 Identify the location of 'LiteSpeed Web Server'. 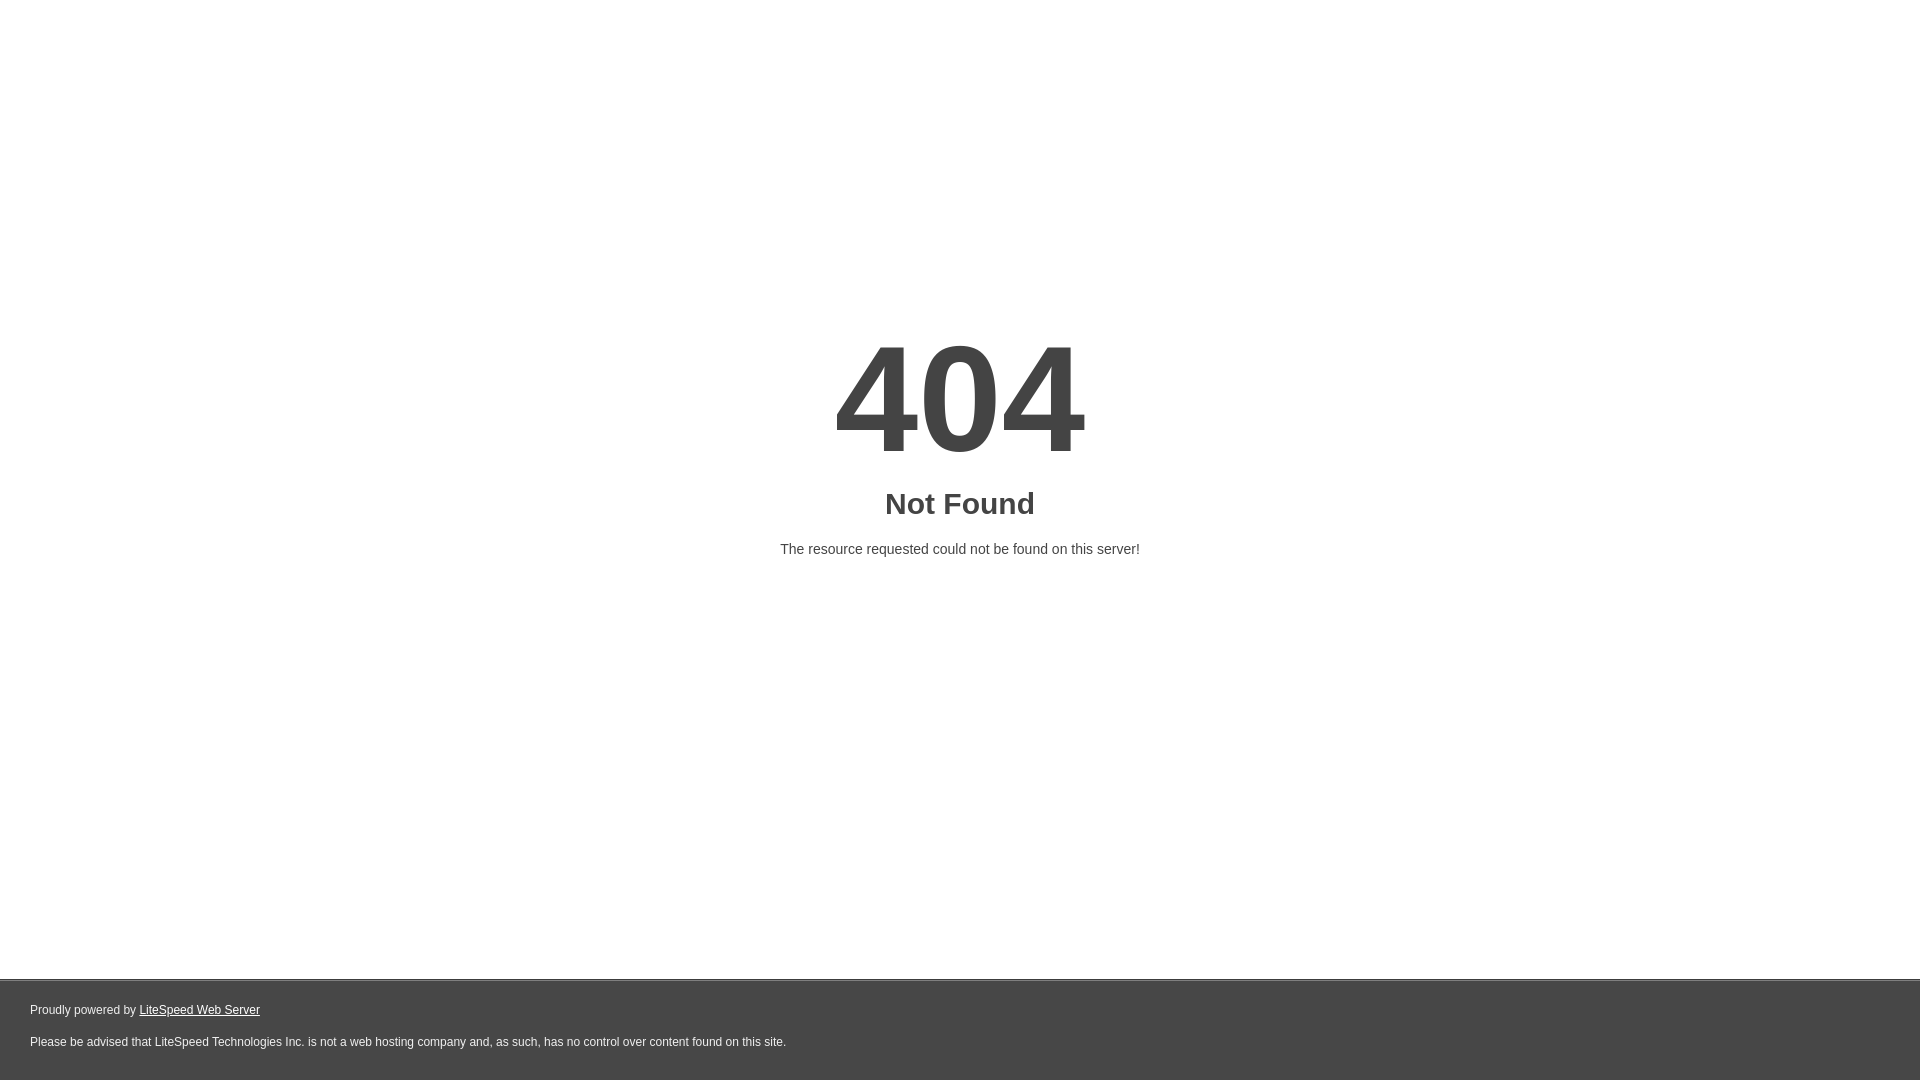
(199, 1010).